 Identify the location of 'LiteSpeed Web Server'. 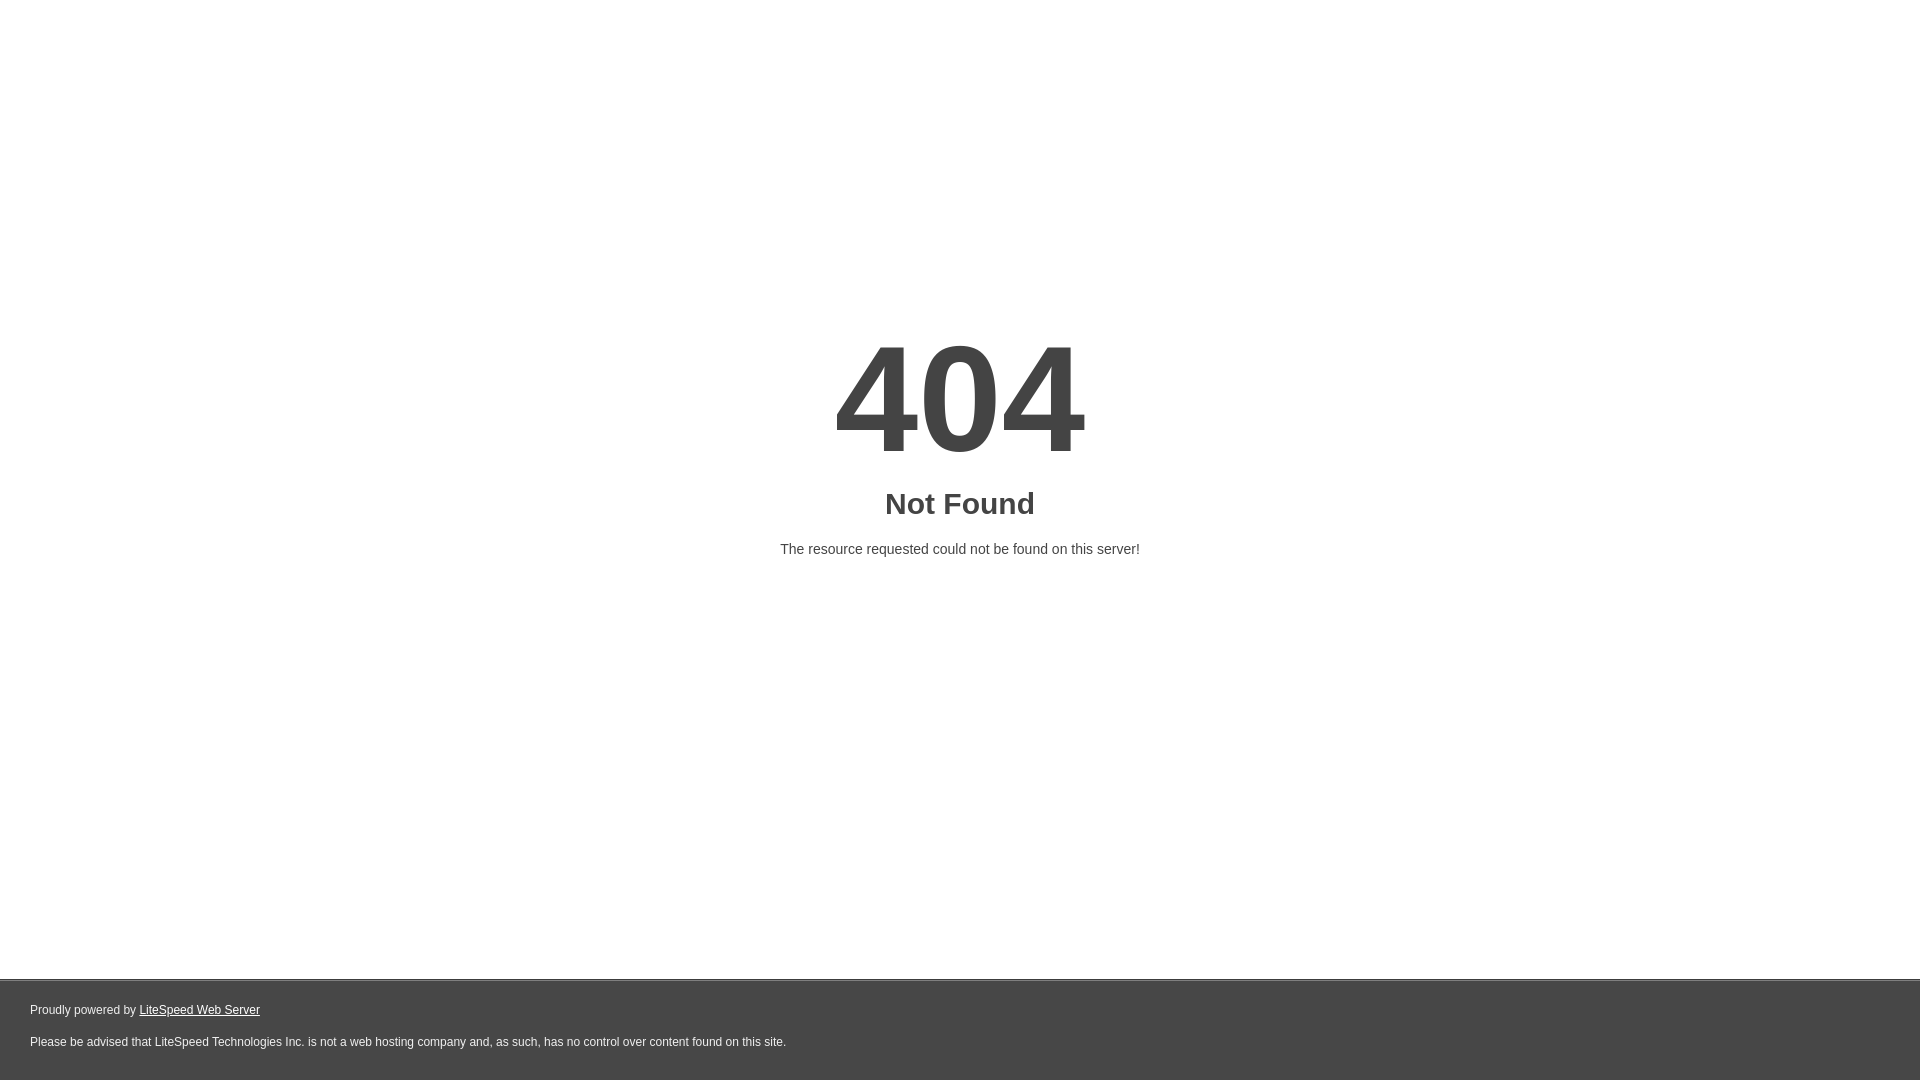
(199, 1010).